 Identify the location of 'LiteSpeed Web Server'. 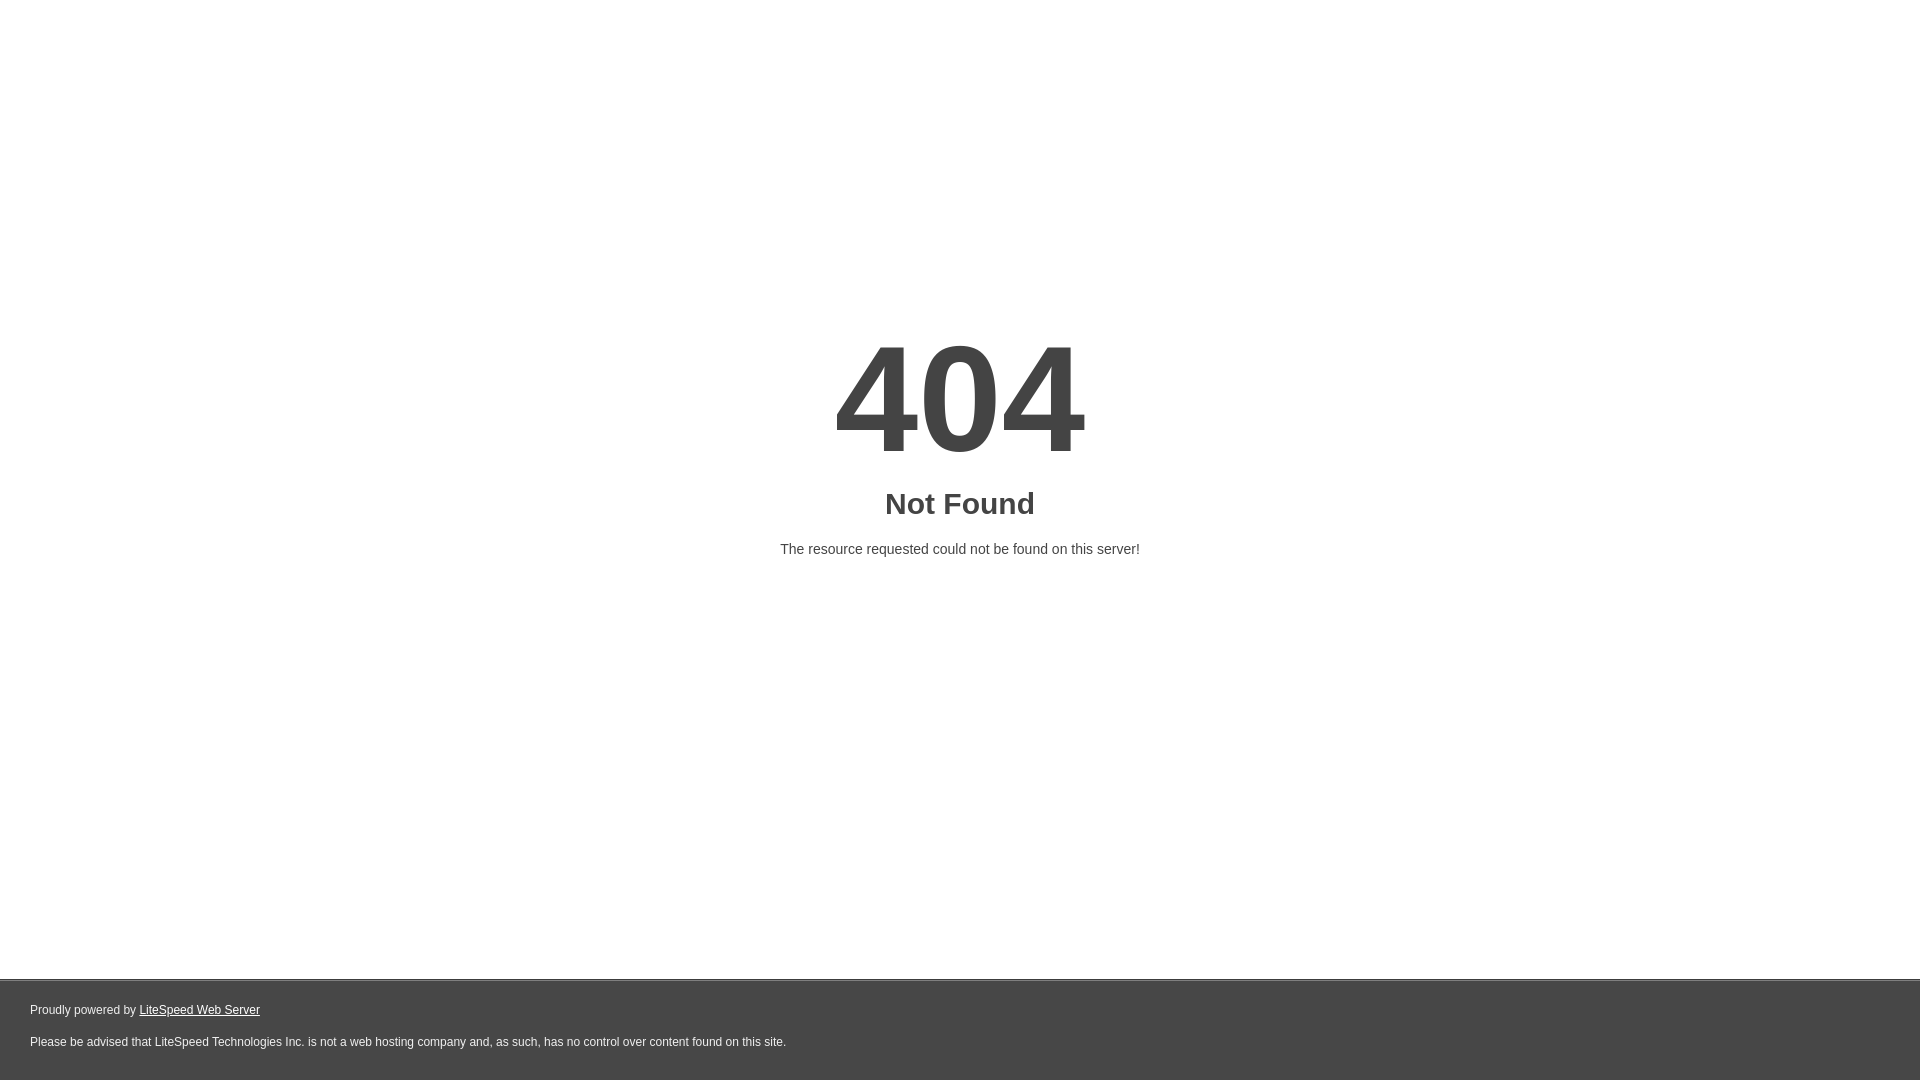
(199, 1010).